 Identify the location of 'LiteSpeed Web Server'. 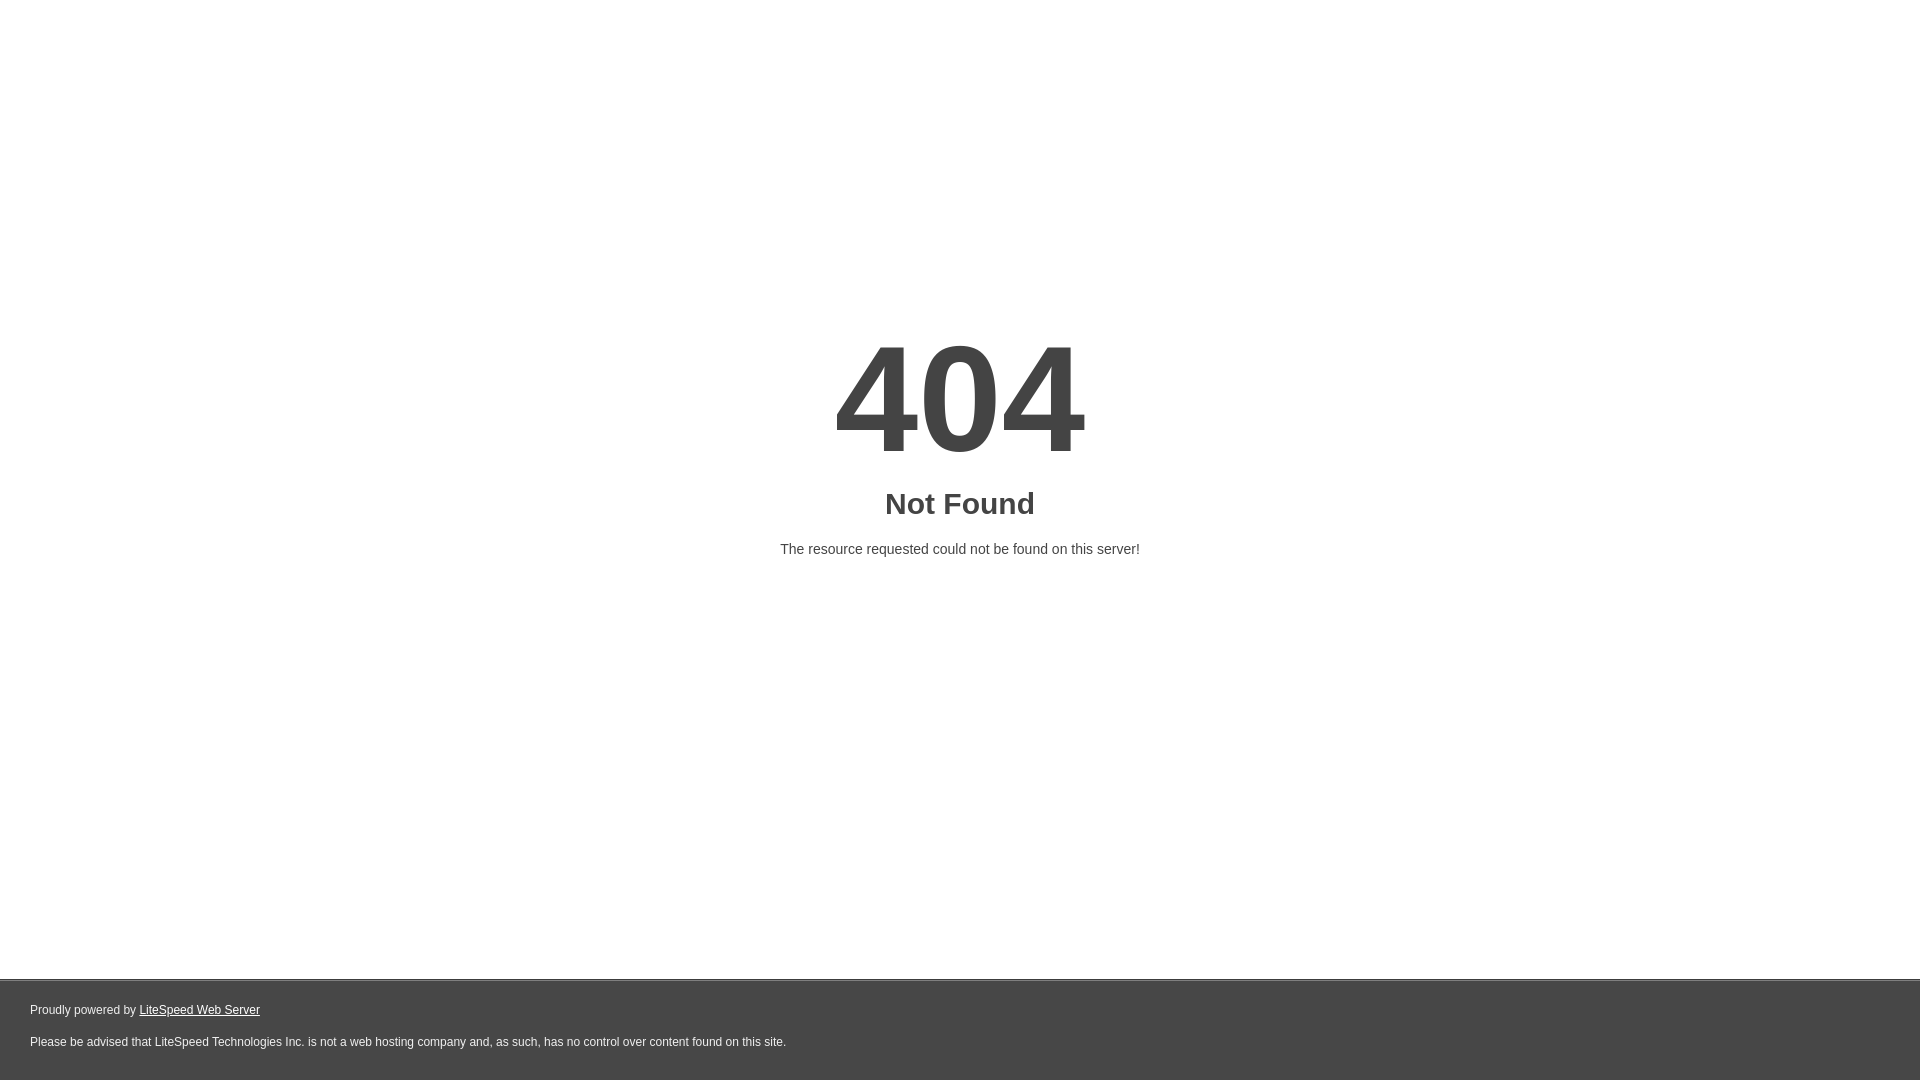
(199, 1010).